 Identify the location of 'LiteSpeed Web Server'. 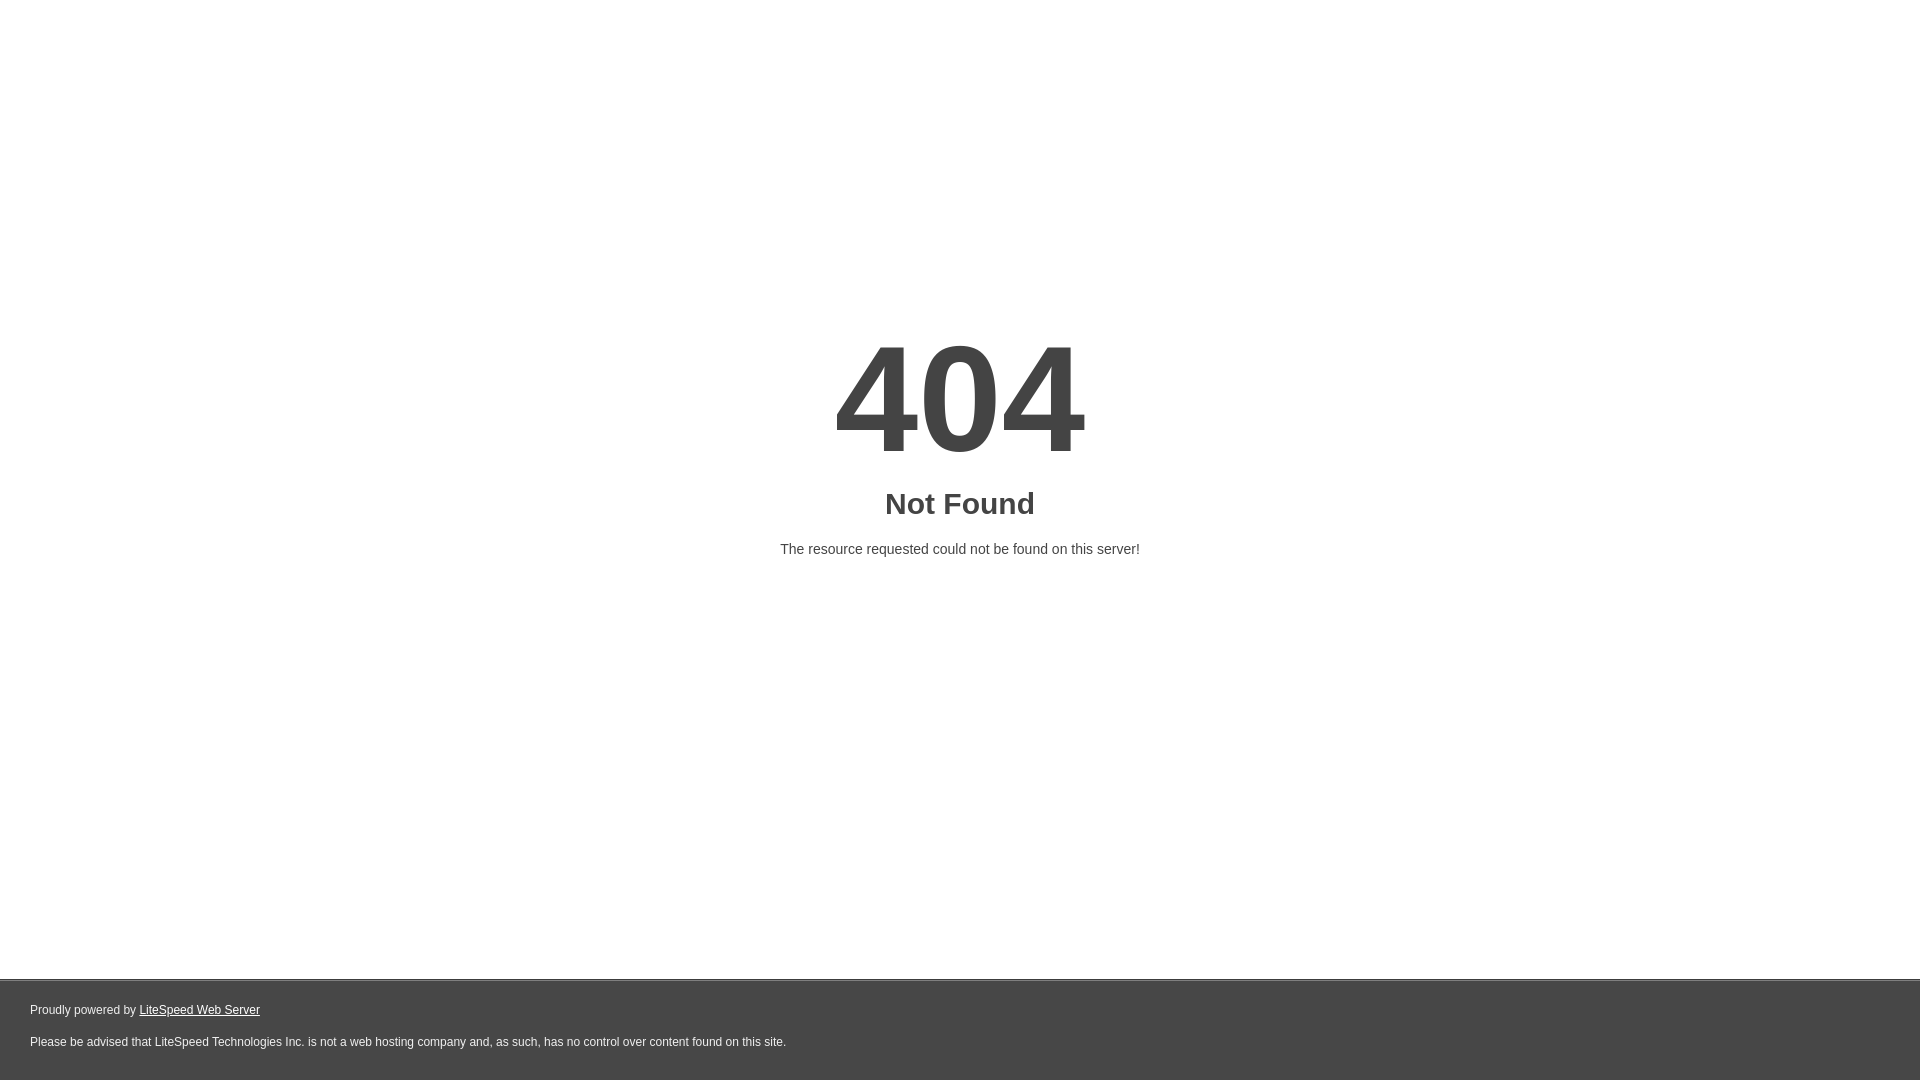
(199, 1010).